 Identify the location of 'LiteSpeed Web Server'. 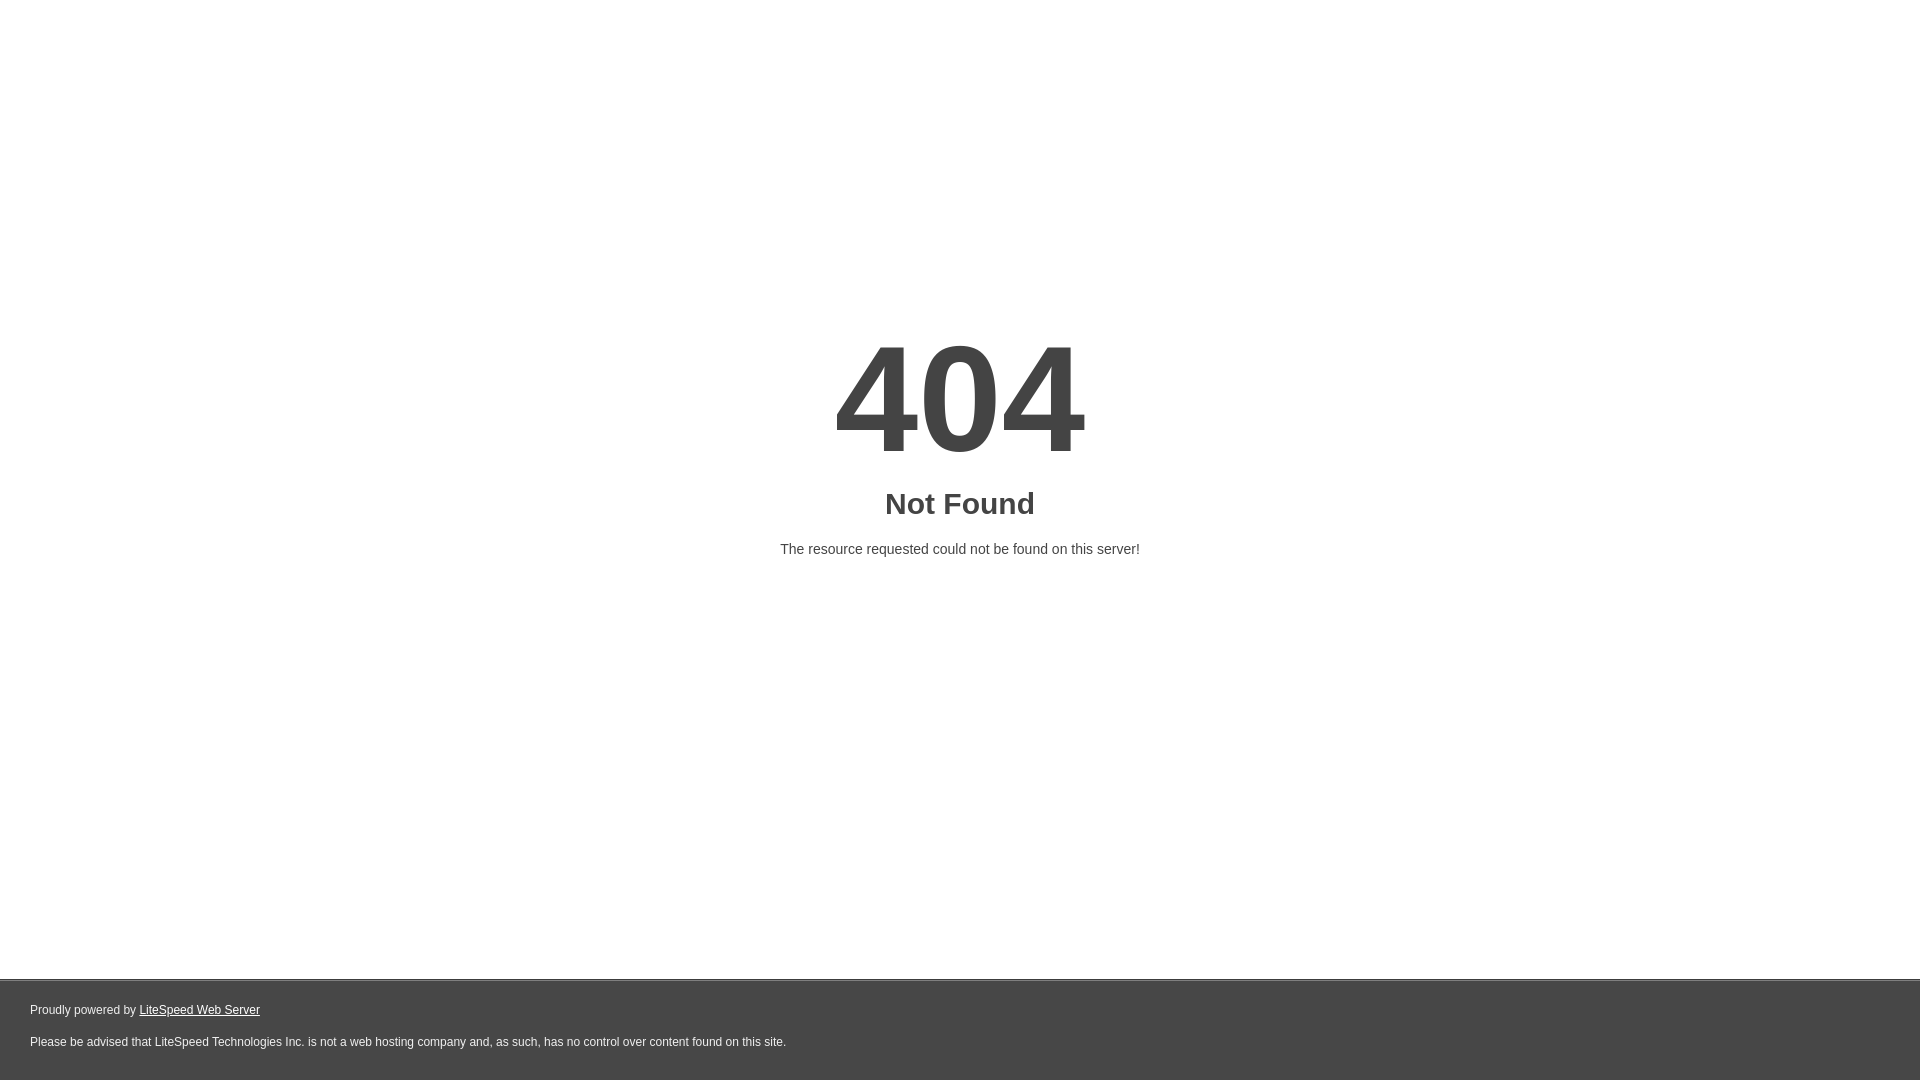
(199, 1010).